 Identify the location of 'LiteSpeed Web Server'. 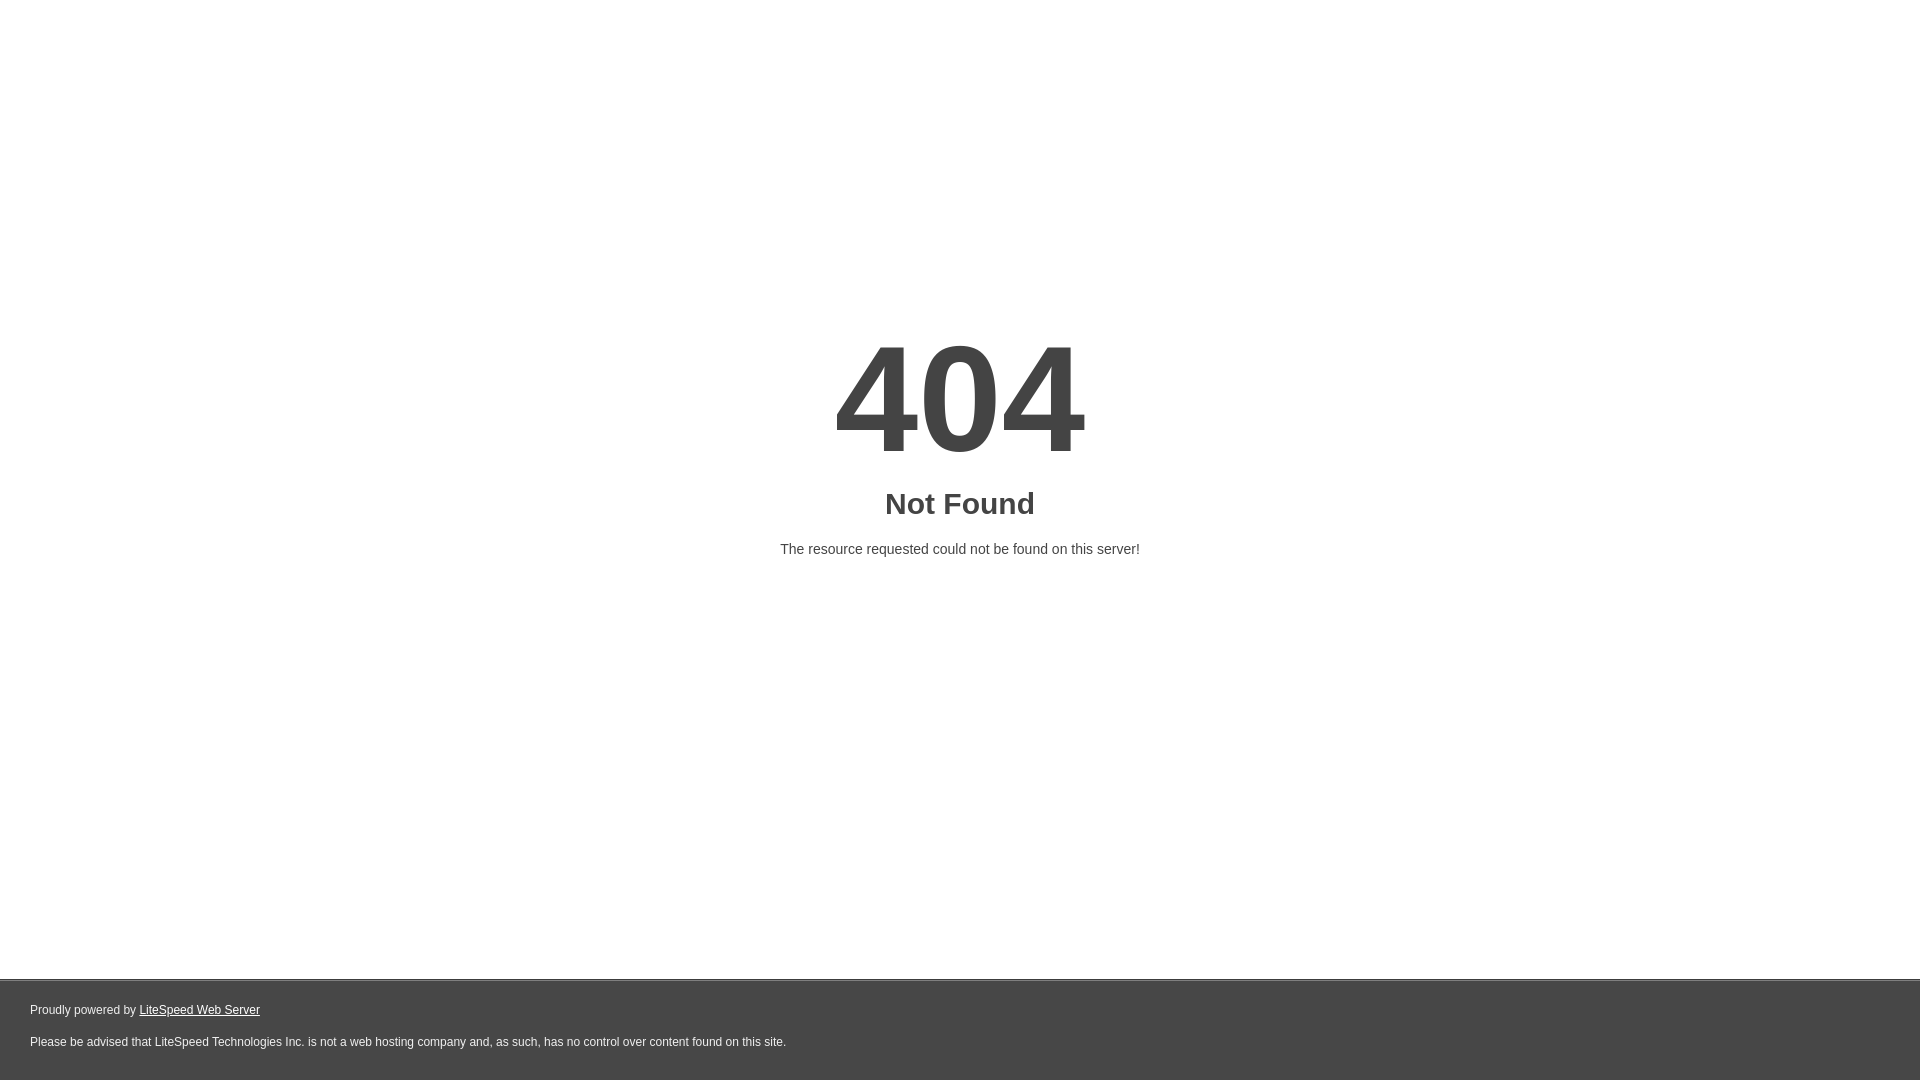
(199, 1010).